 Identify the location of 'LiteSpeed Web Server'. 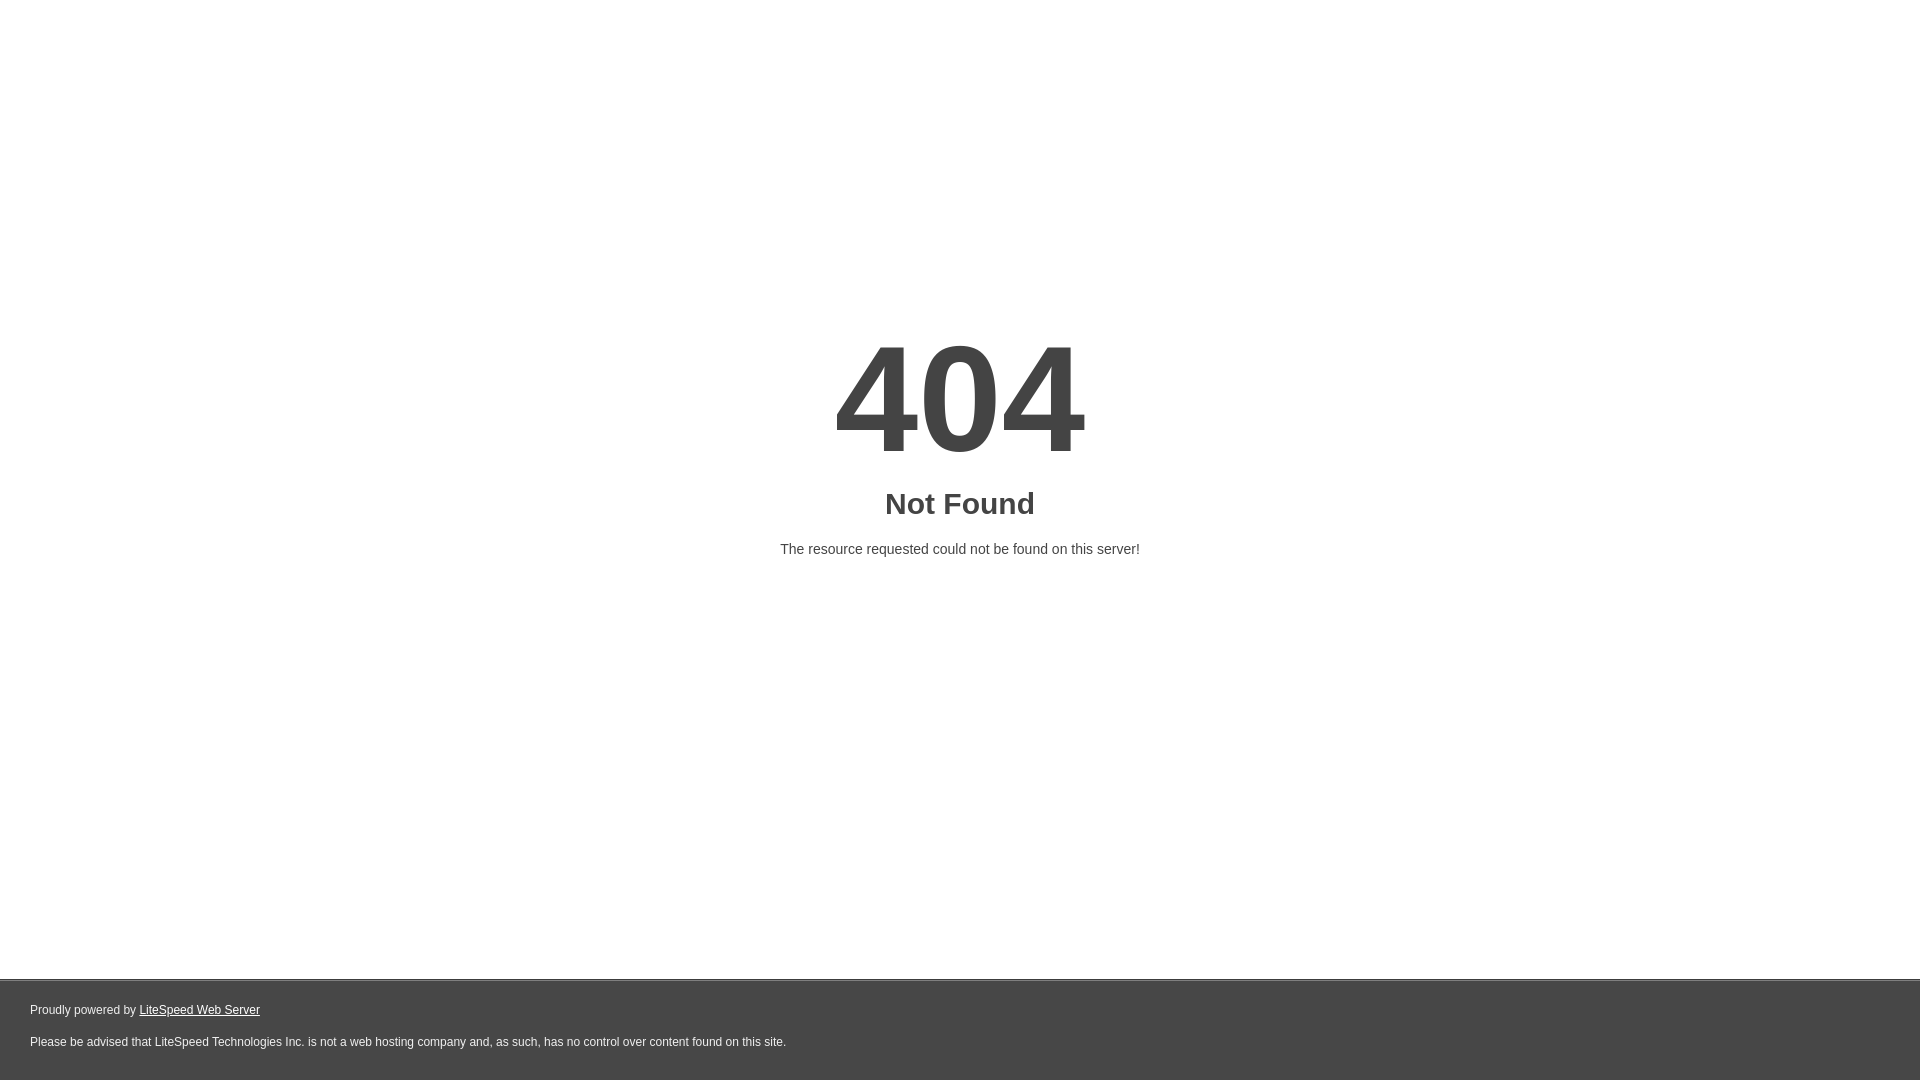
(199, 1010).